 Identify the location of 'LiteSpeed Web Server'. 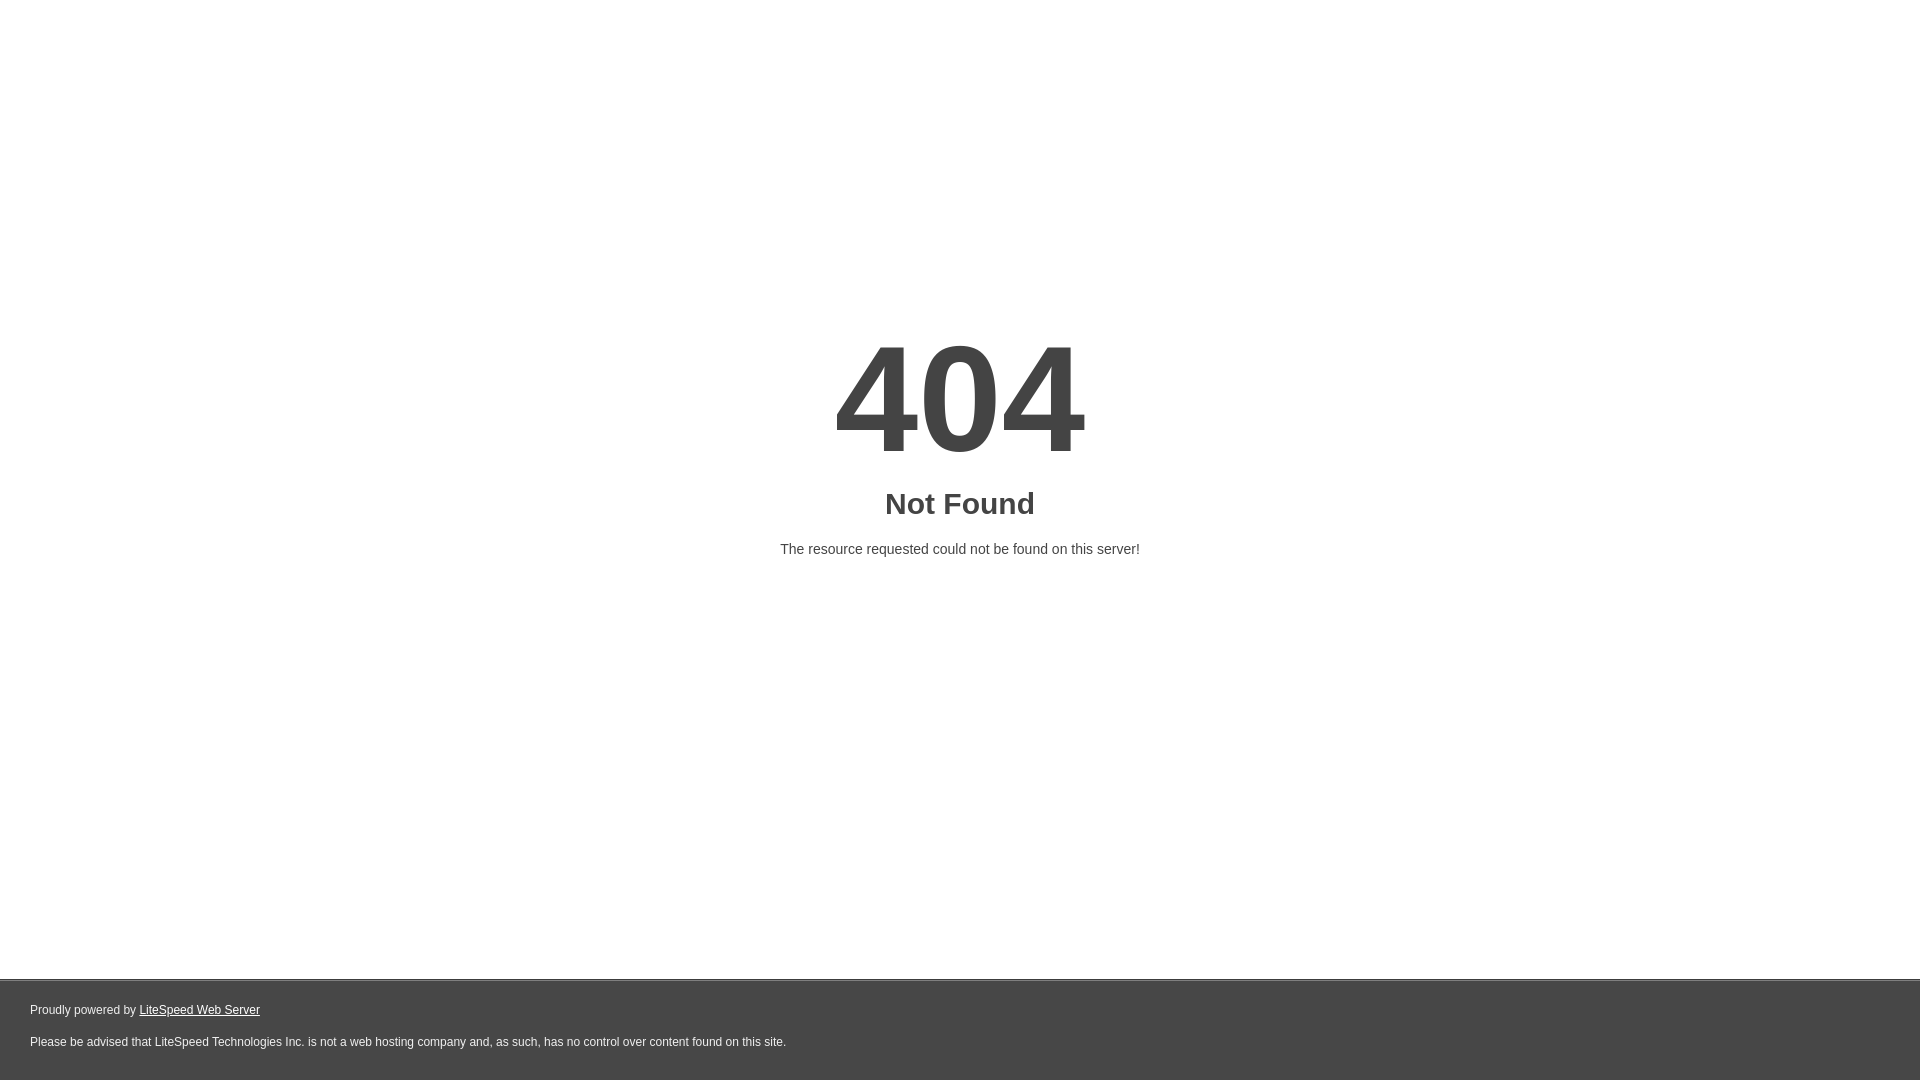
(199, 1010).